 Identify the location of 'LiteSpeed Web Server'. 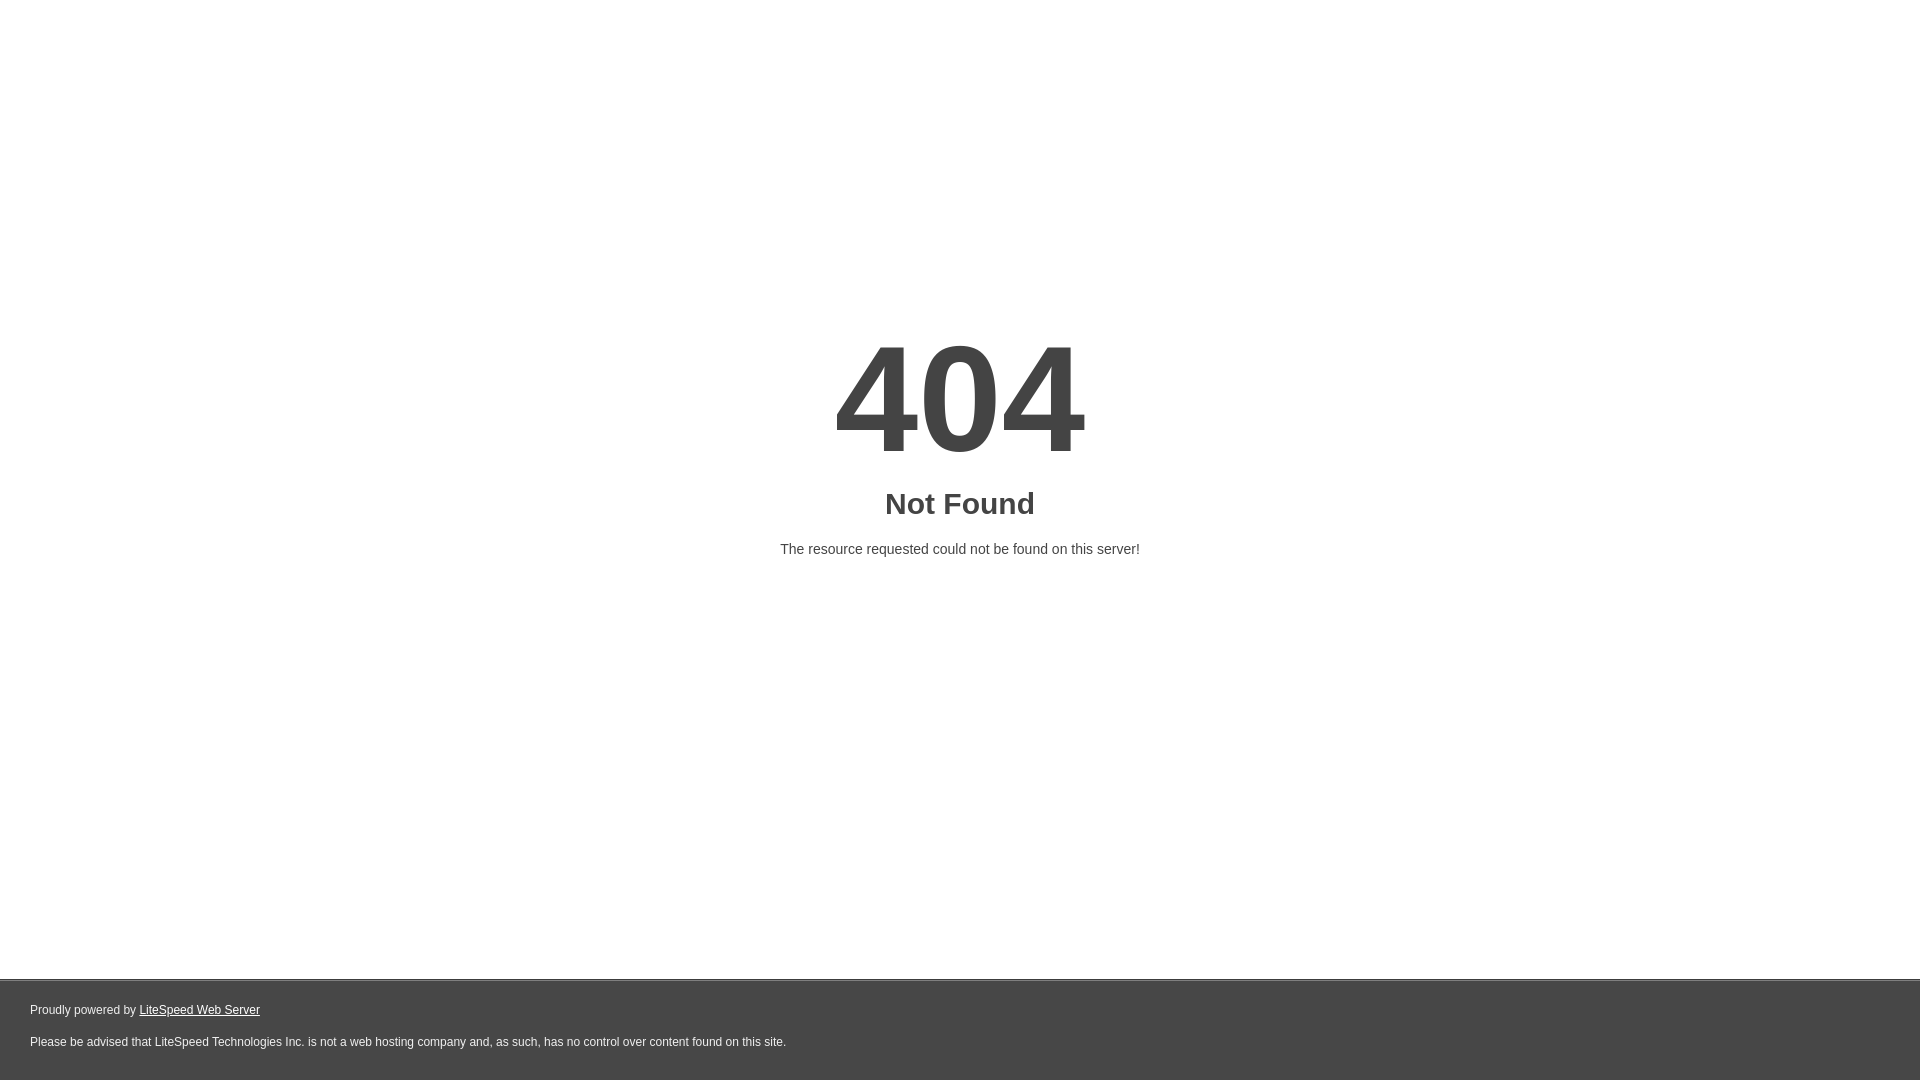
(199, 1010).